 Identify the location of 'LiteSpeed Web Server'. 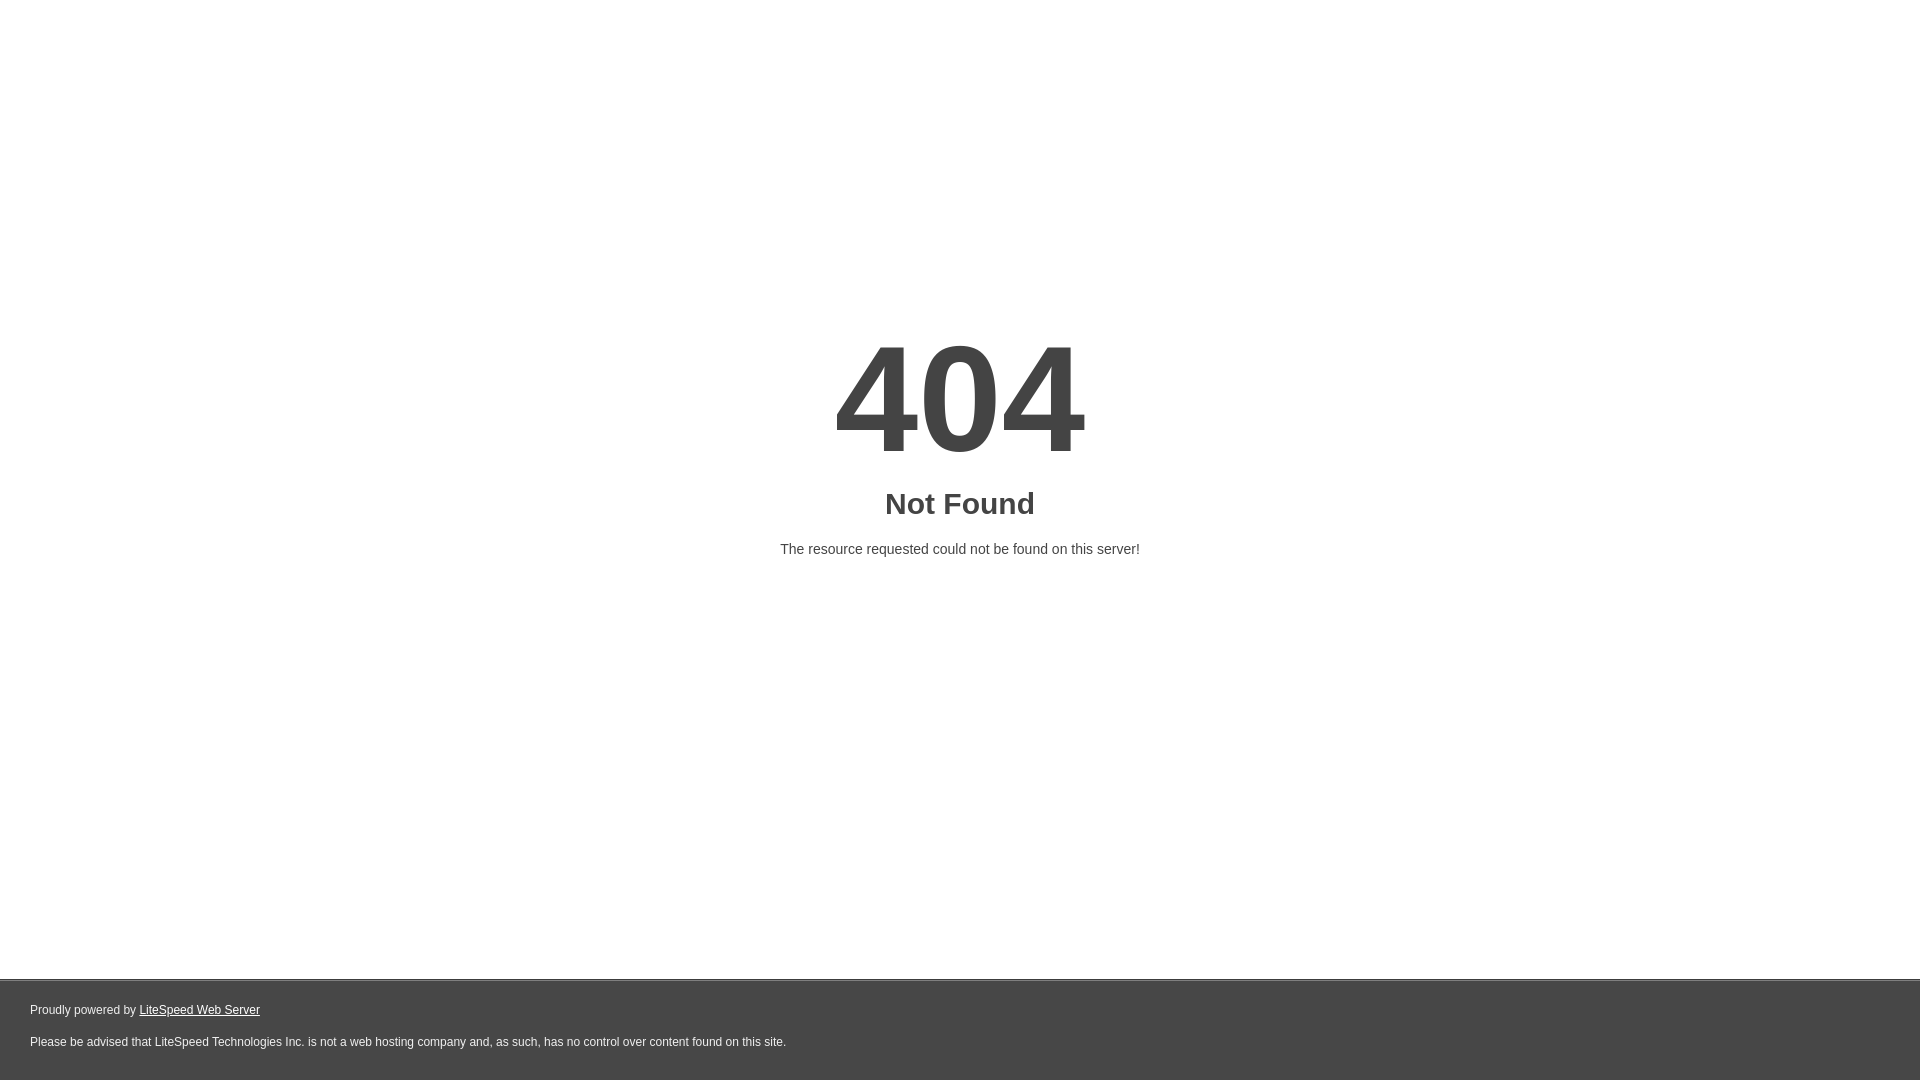
(199, 1010).